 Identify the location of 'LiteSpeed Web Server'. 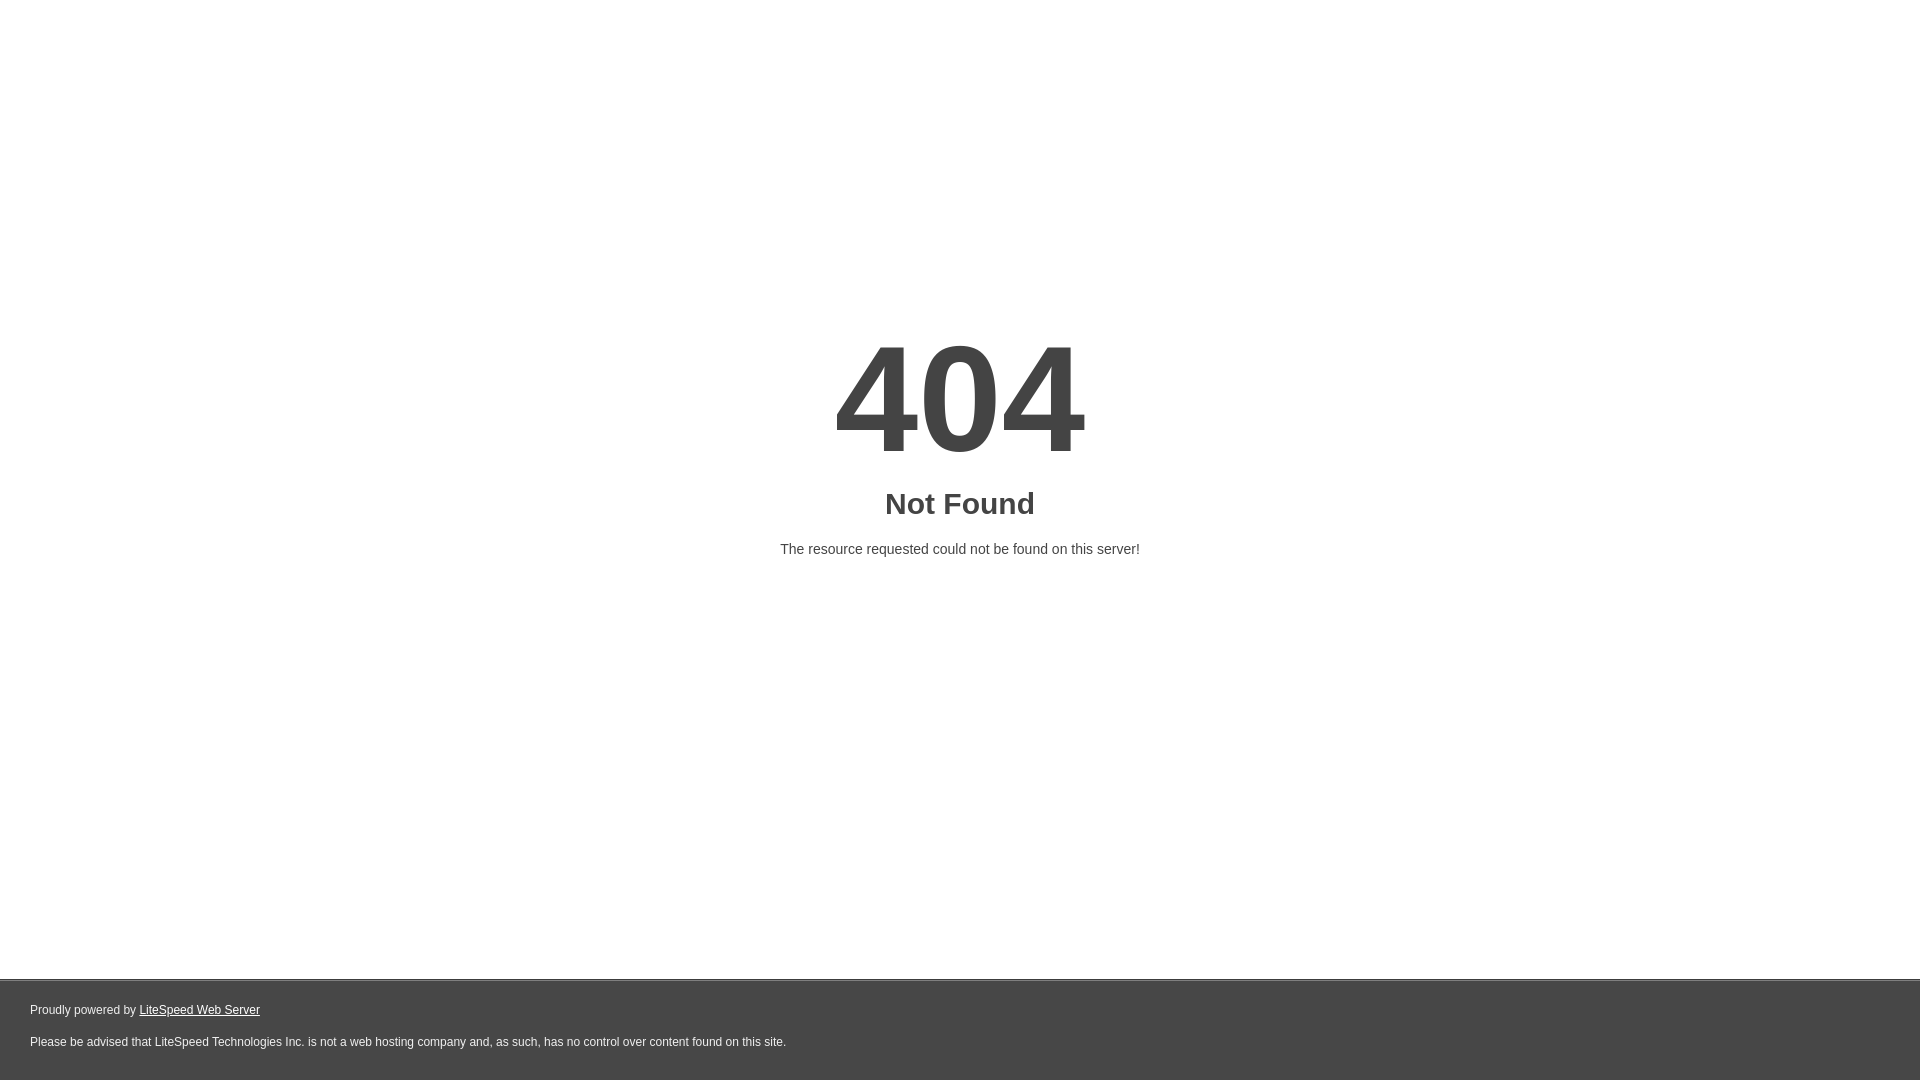
(199, 1010).